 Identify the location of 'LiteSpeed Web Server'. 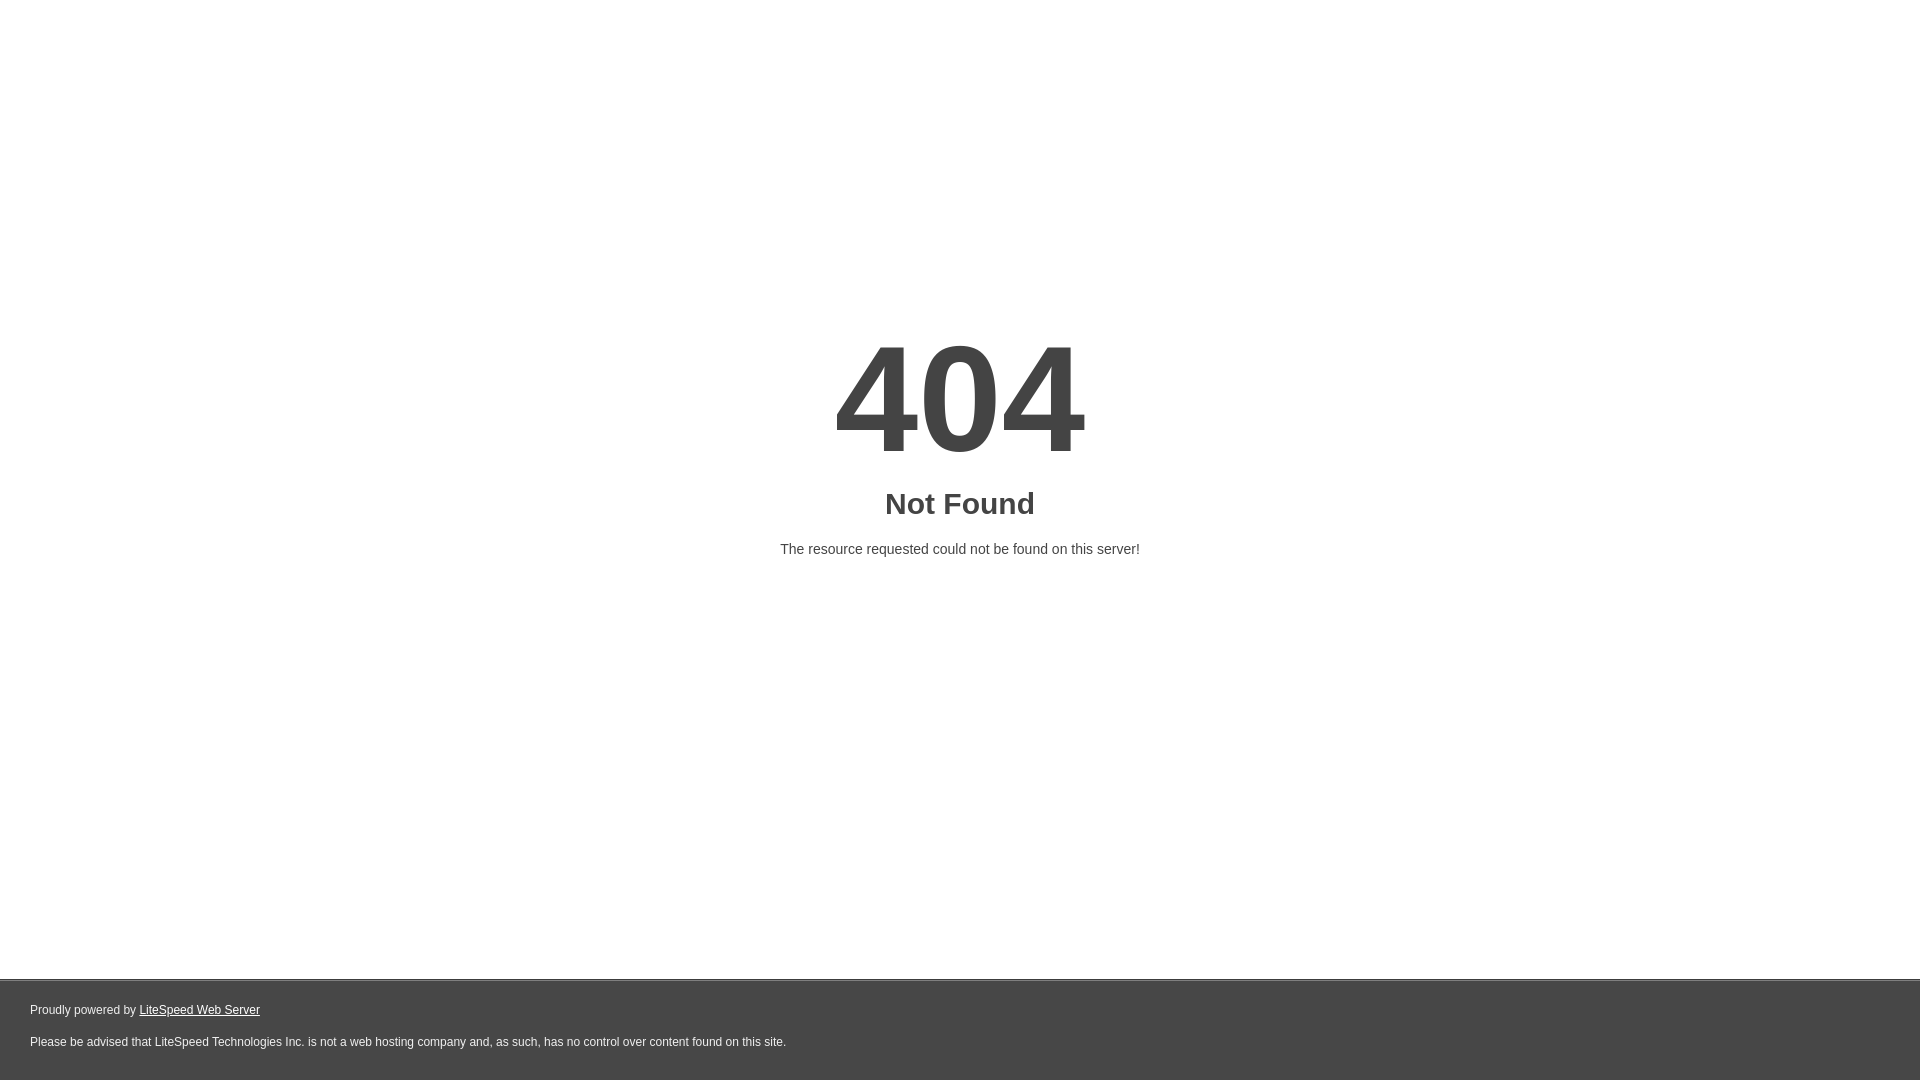
(199, 1010).